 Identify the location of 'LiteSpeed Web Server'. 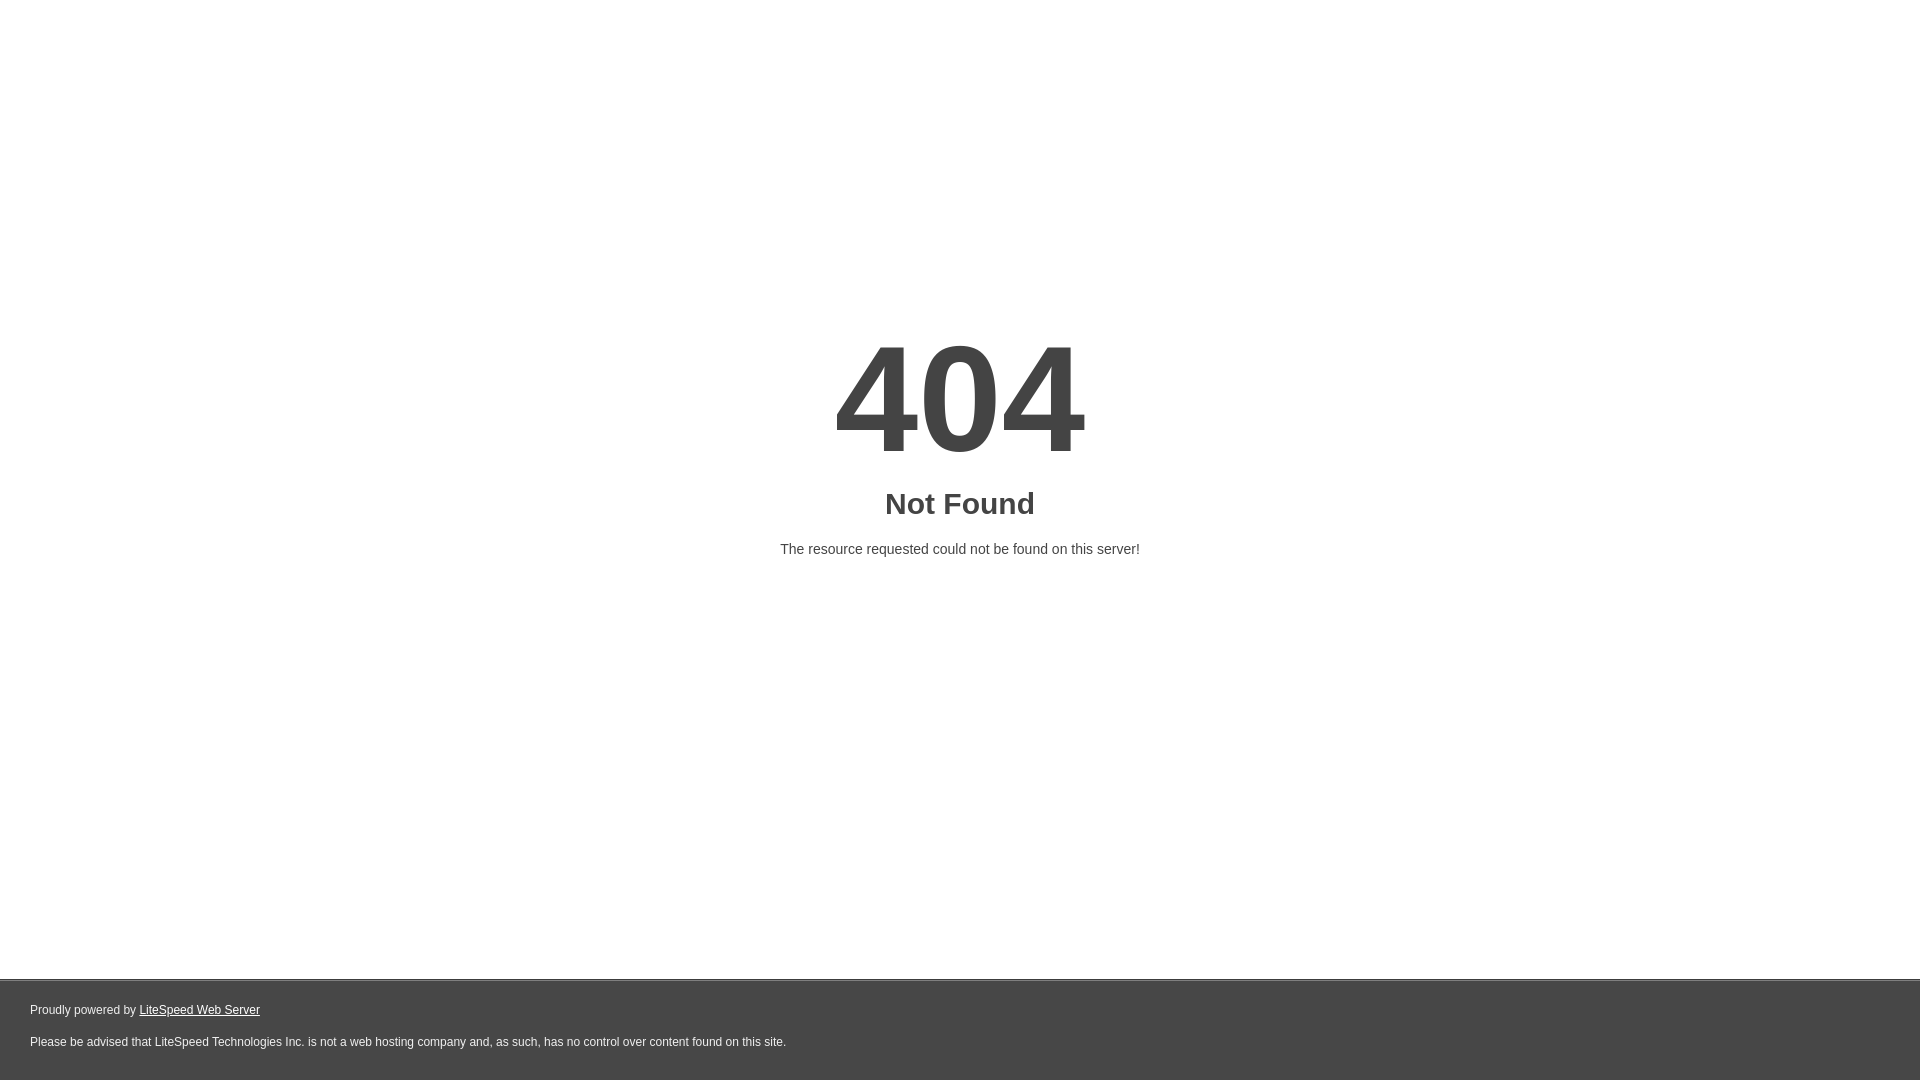
(199, 1010).